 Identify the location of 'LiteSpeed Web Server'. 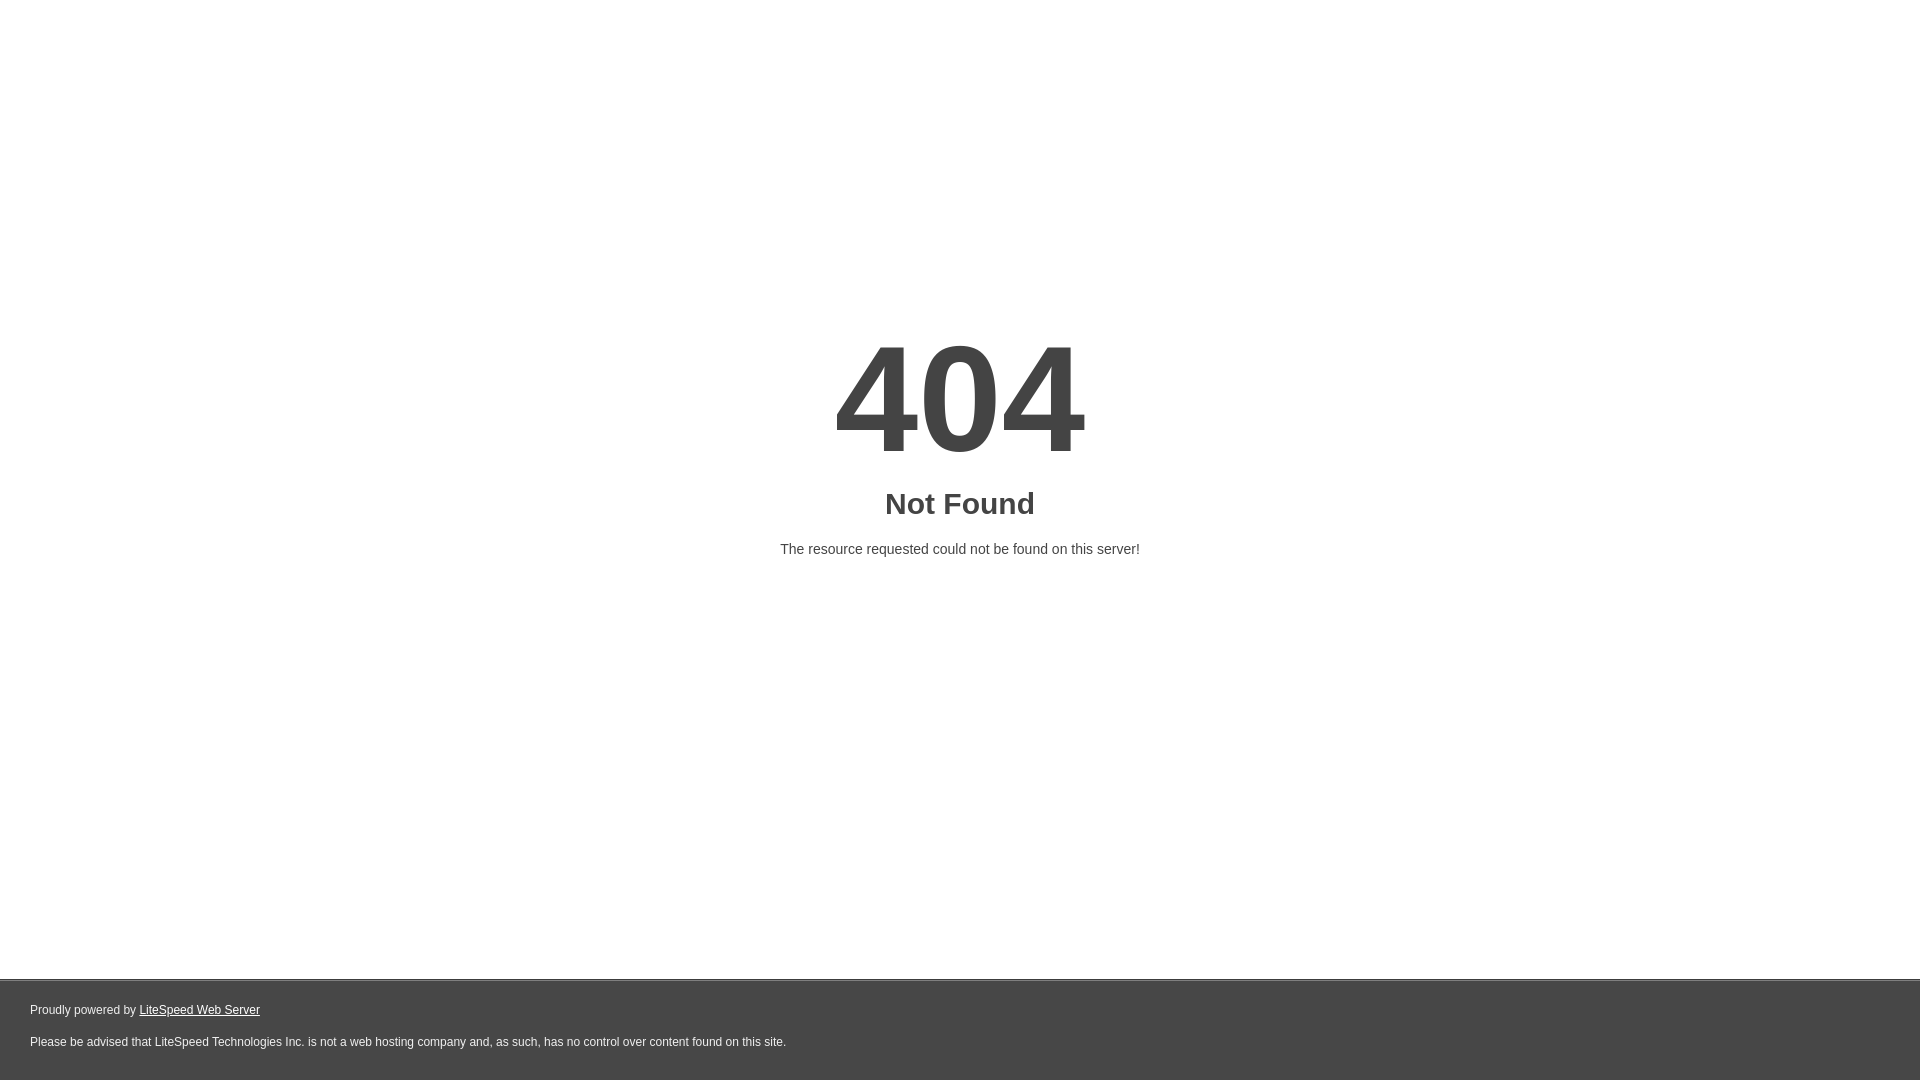
(199, 1010).